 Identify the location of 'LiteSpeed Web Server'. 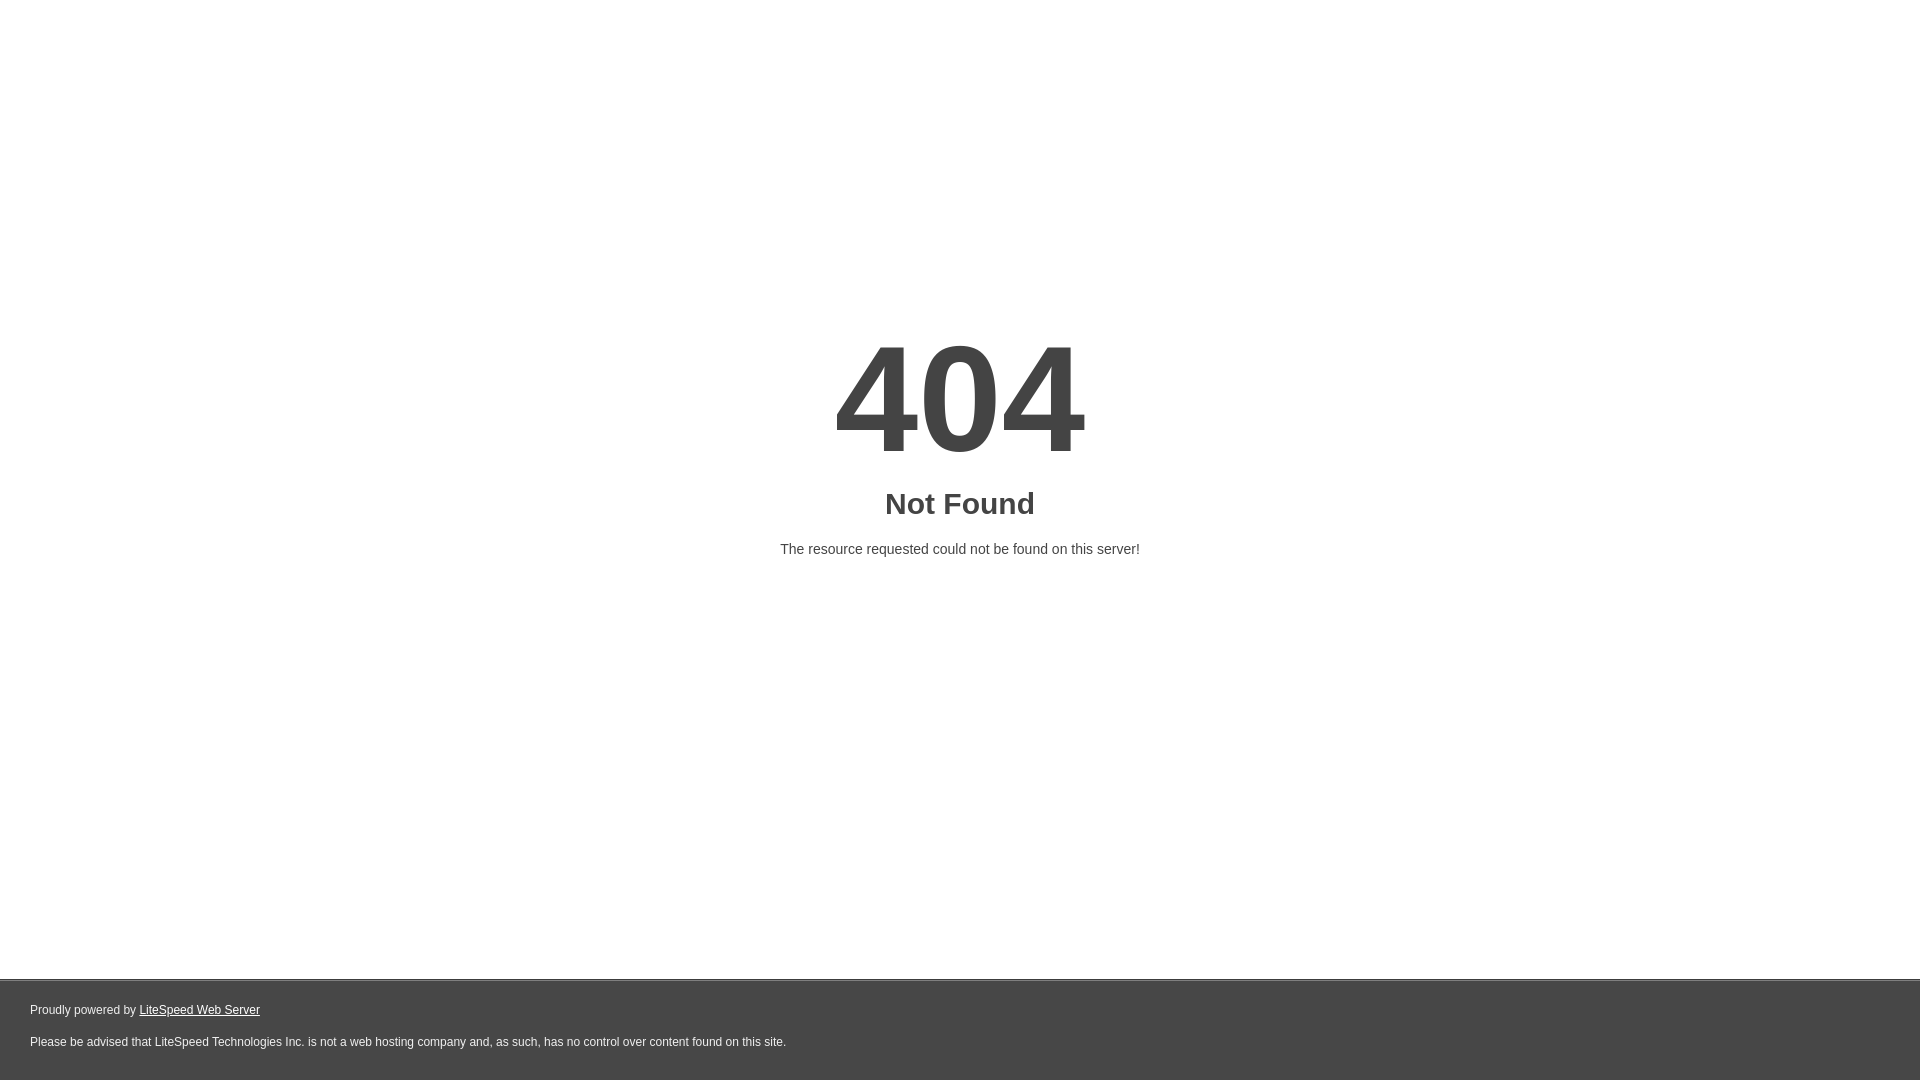
(199, 1010).